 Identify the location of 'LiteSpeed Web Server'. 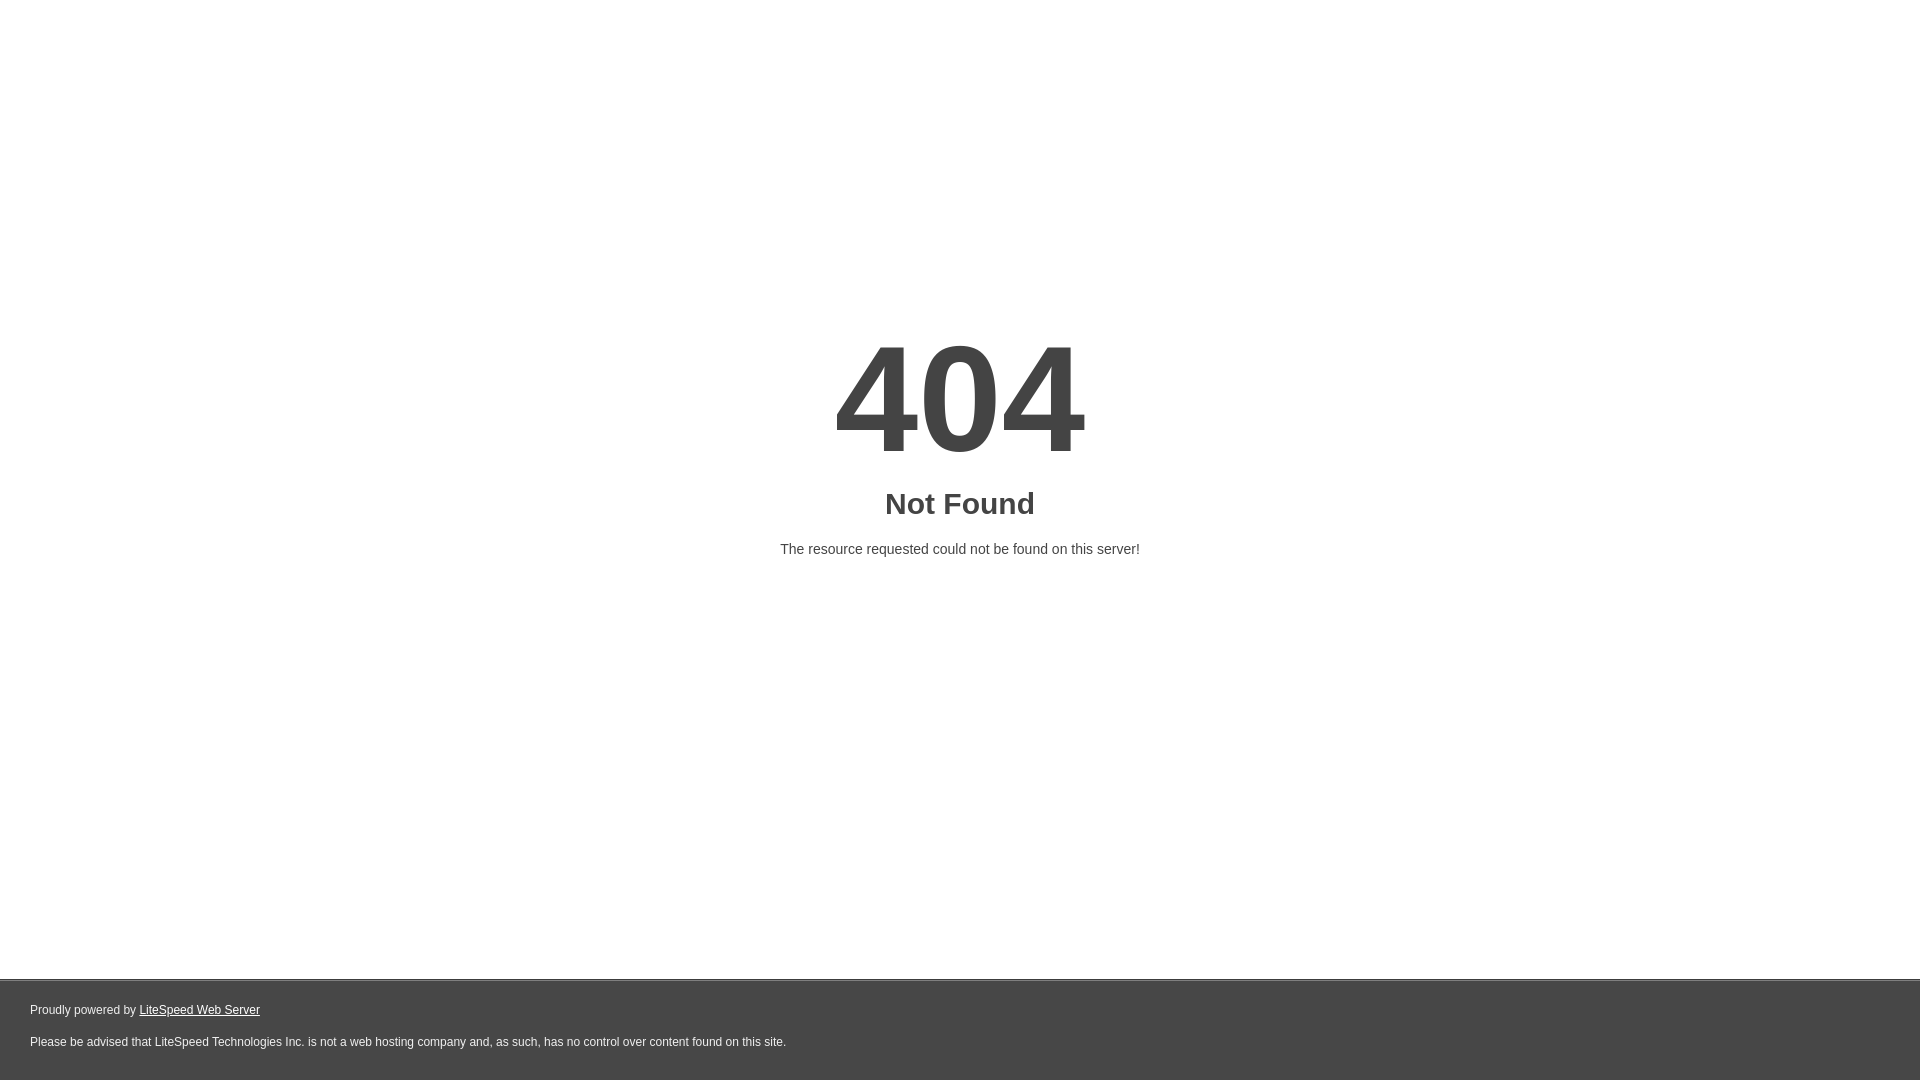
(199, 1010).